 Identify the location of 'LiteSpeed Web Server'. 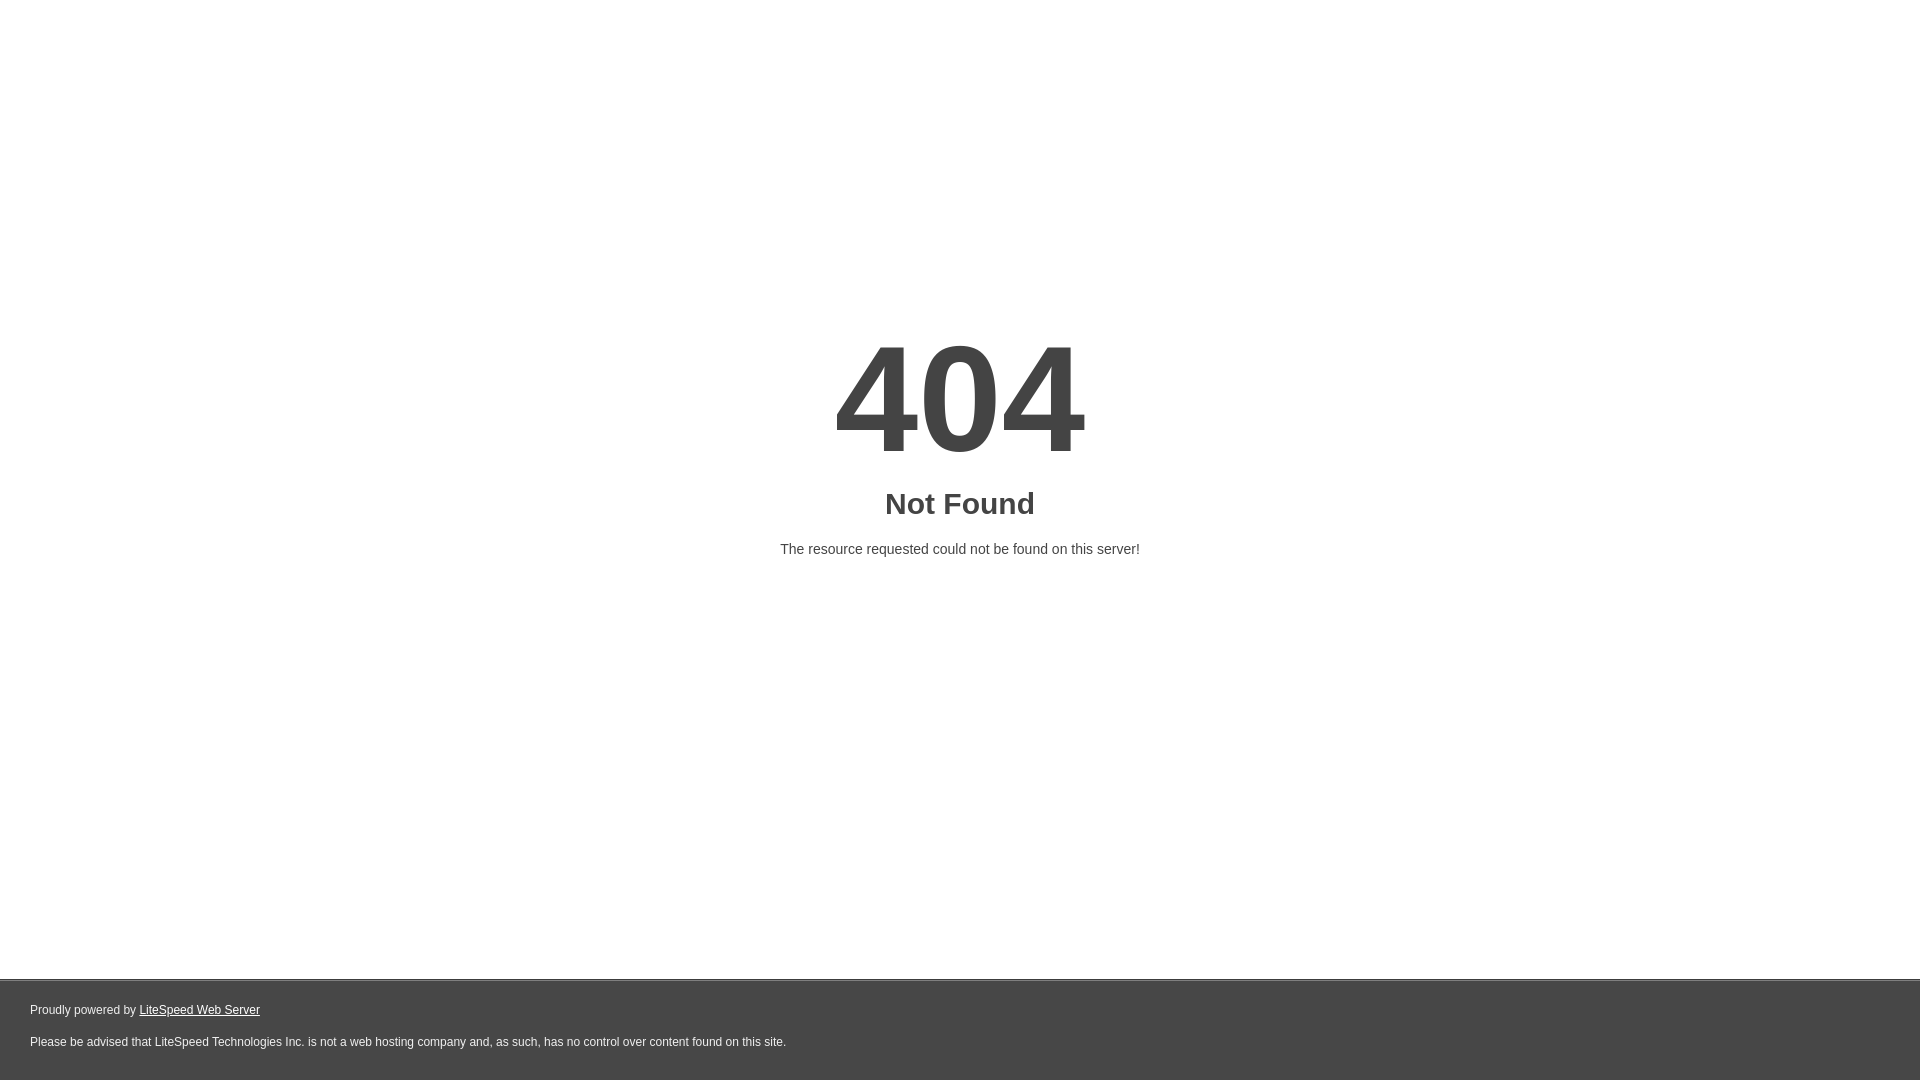
(199, 1010).